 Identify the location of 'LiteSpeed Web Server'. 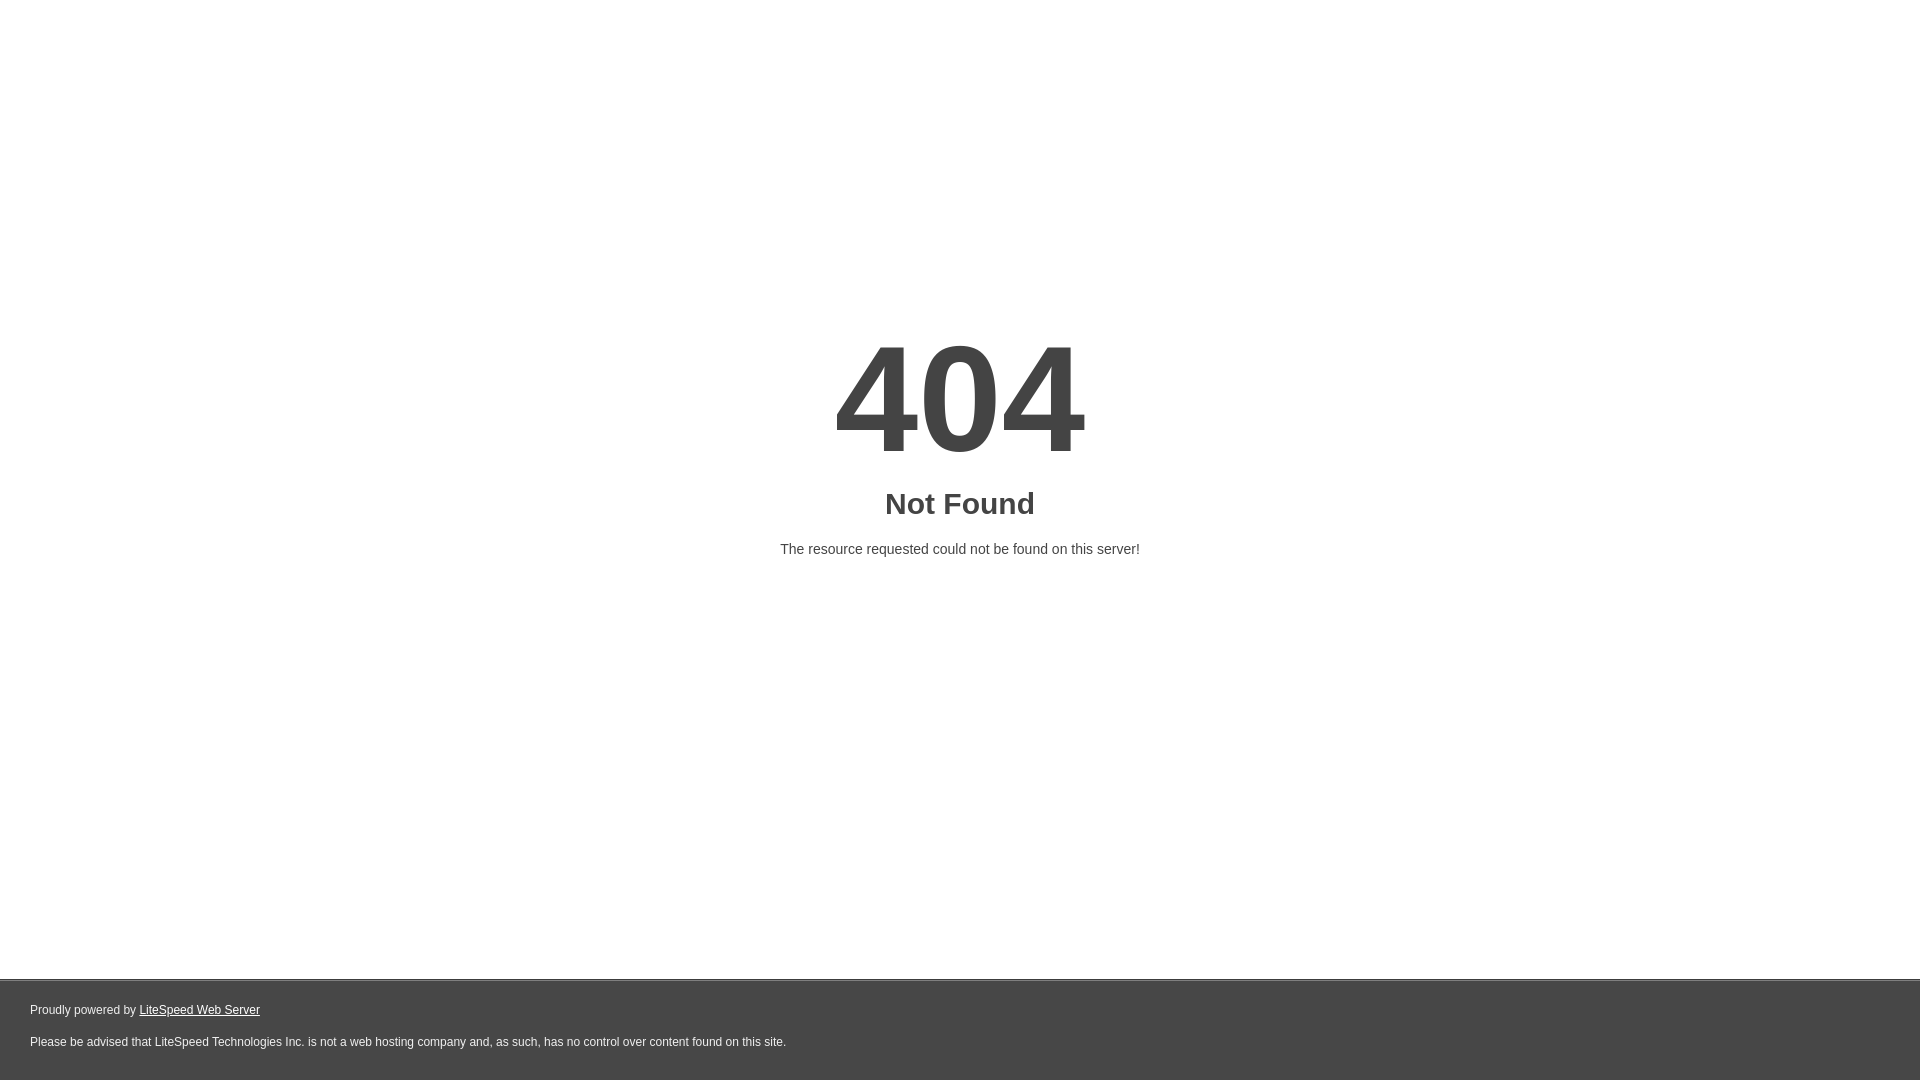
(199, 1010).